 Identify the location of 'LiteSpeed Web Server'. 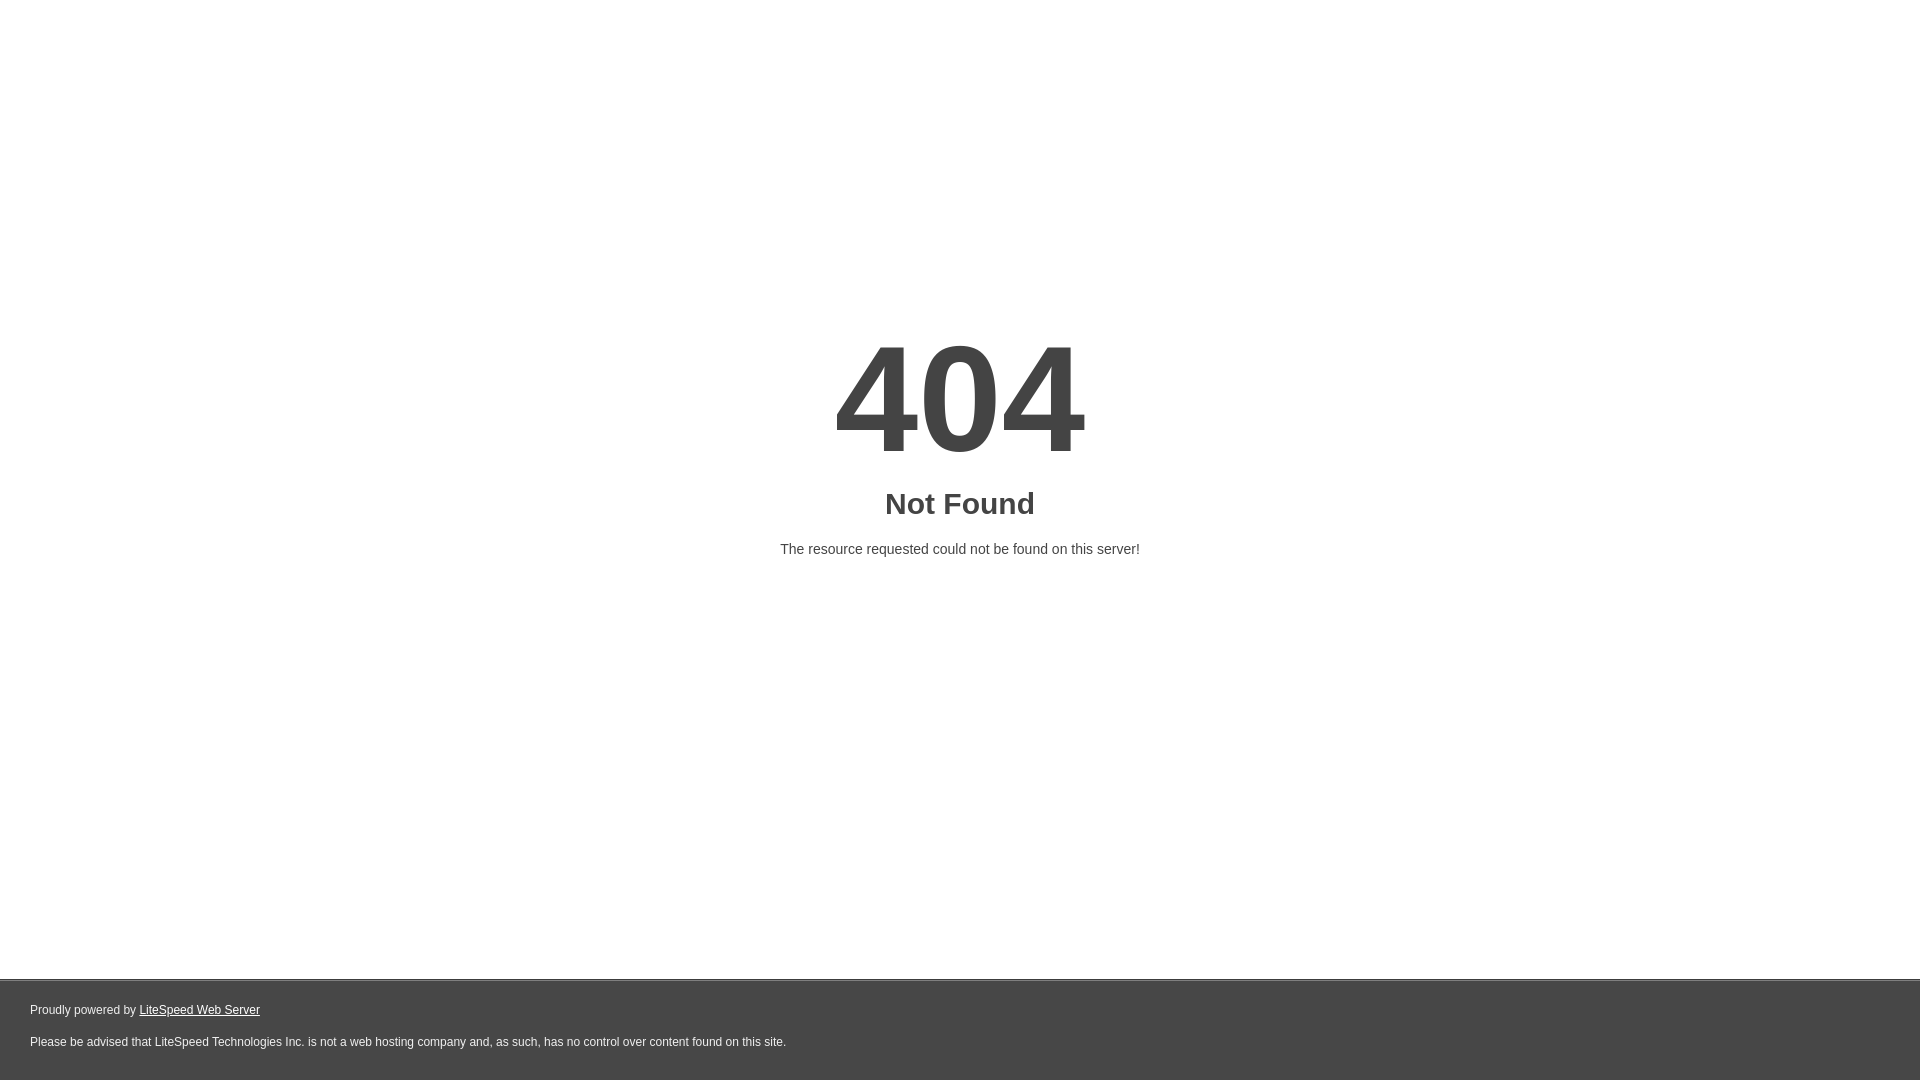
(199, 1010).